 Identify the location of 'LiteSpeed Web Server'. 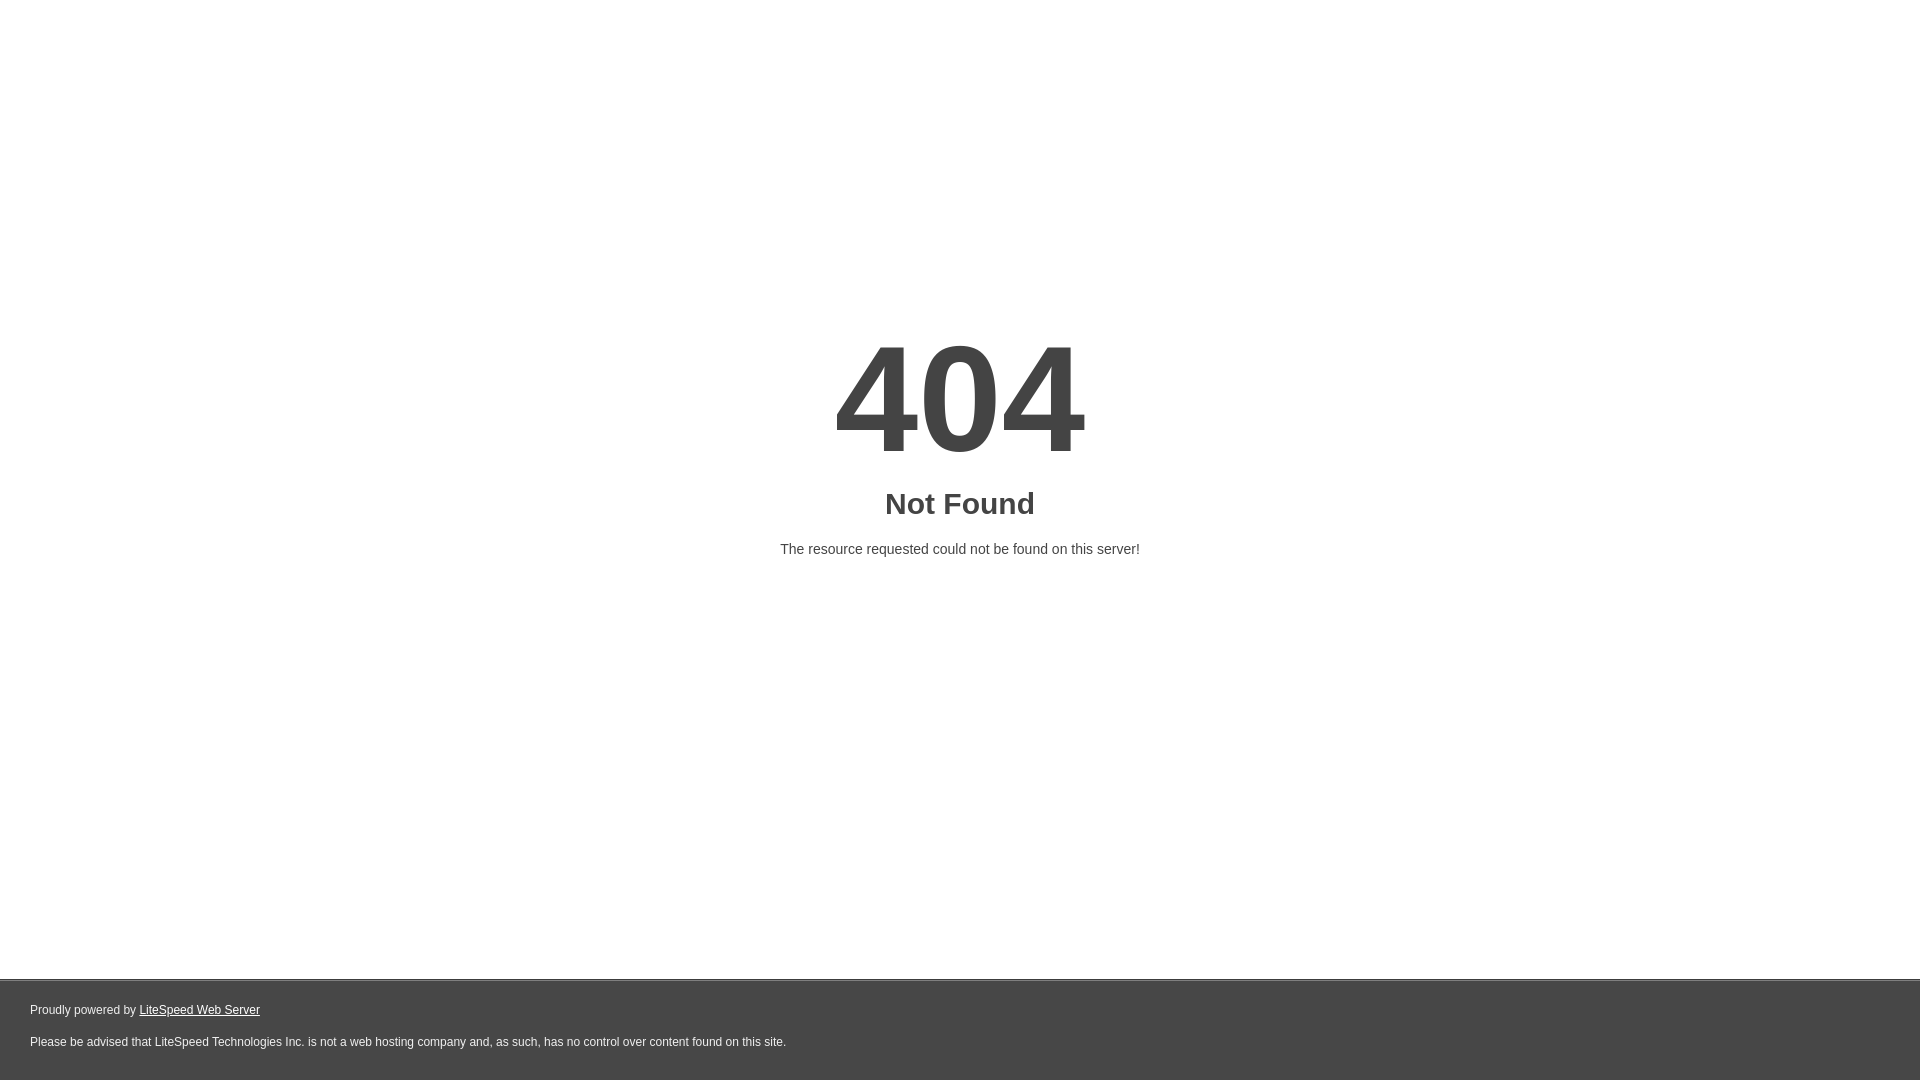
(199, 1010).